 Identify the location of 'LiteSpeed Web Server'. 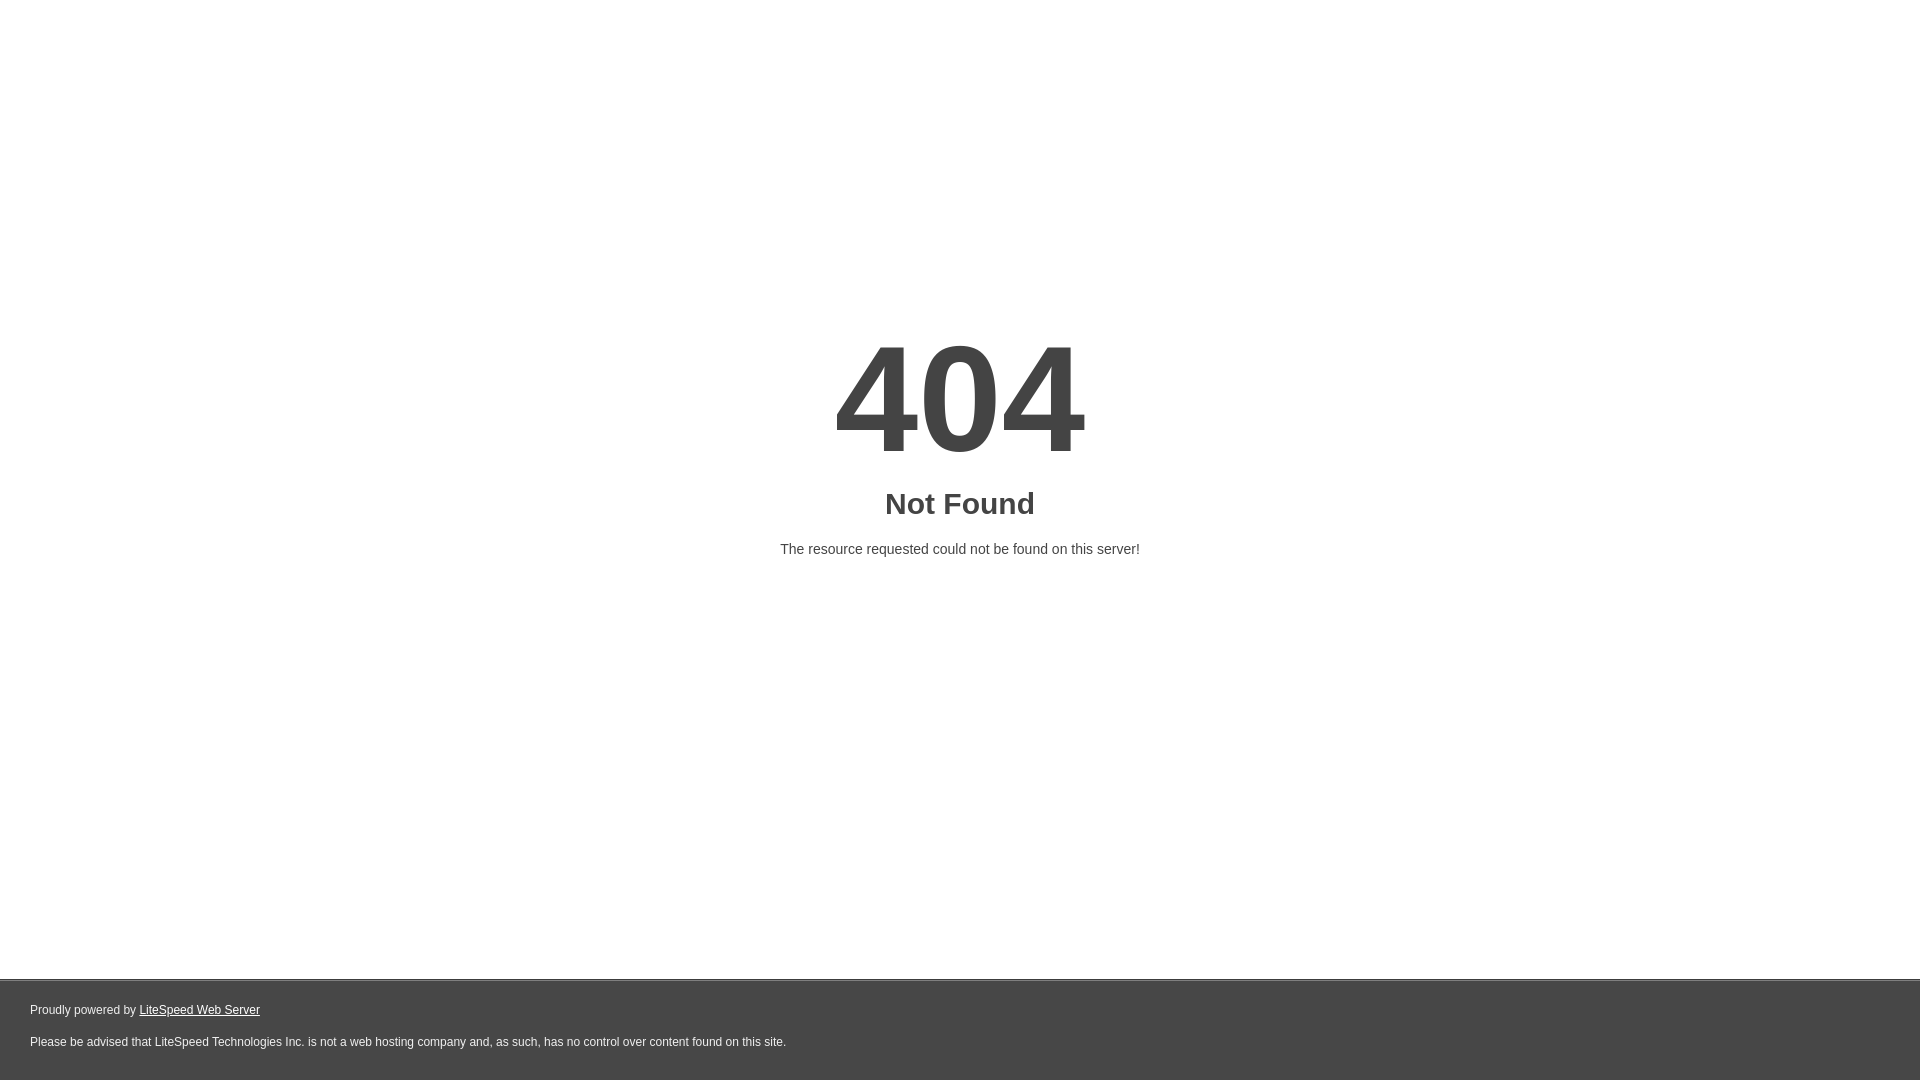
(199, 1010).